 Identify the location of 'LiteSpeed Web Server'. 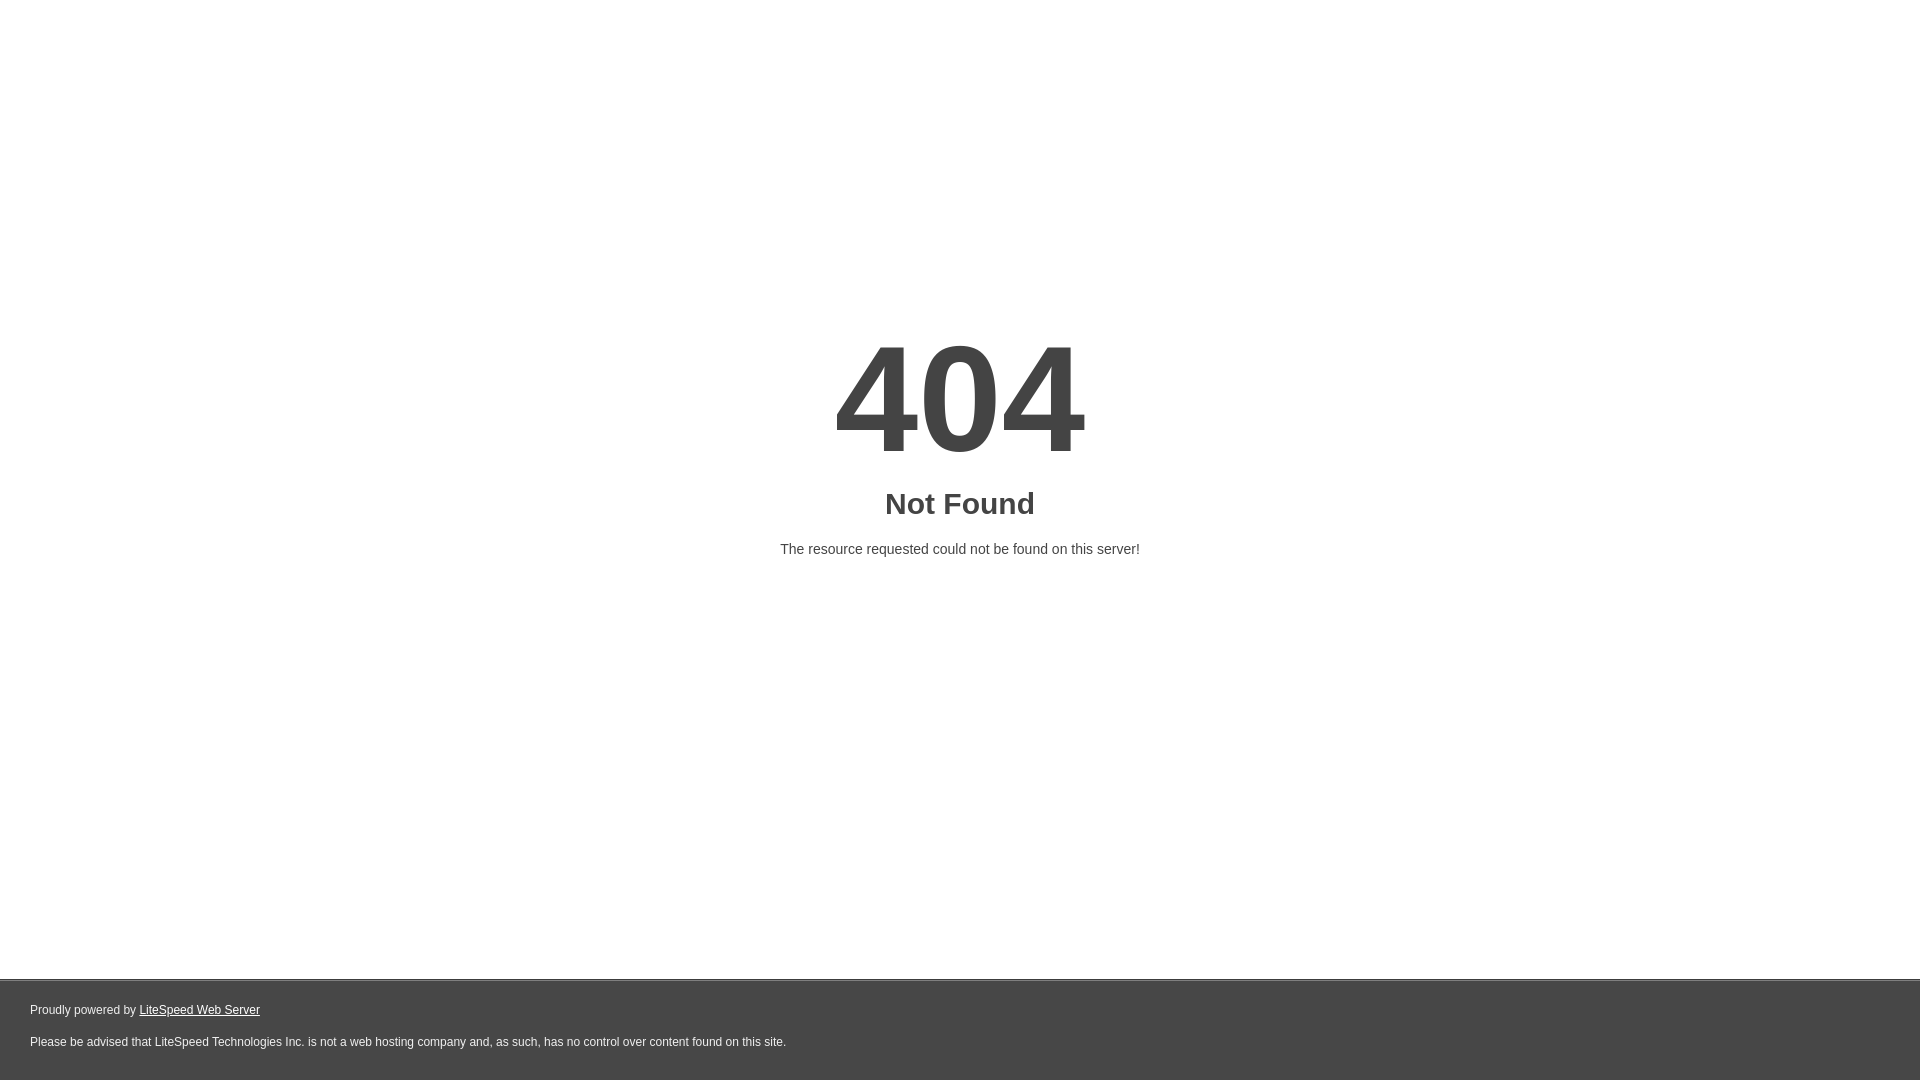
(199, 1010).